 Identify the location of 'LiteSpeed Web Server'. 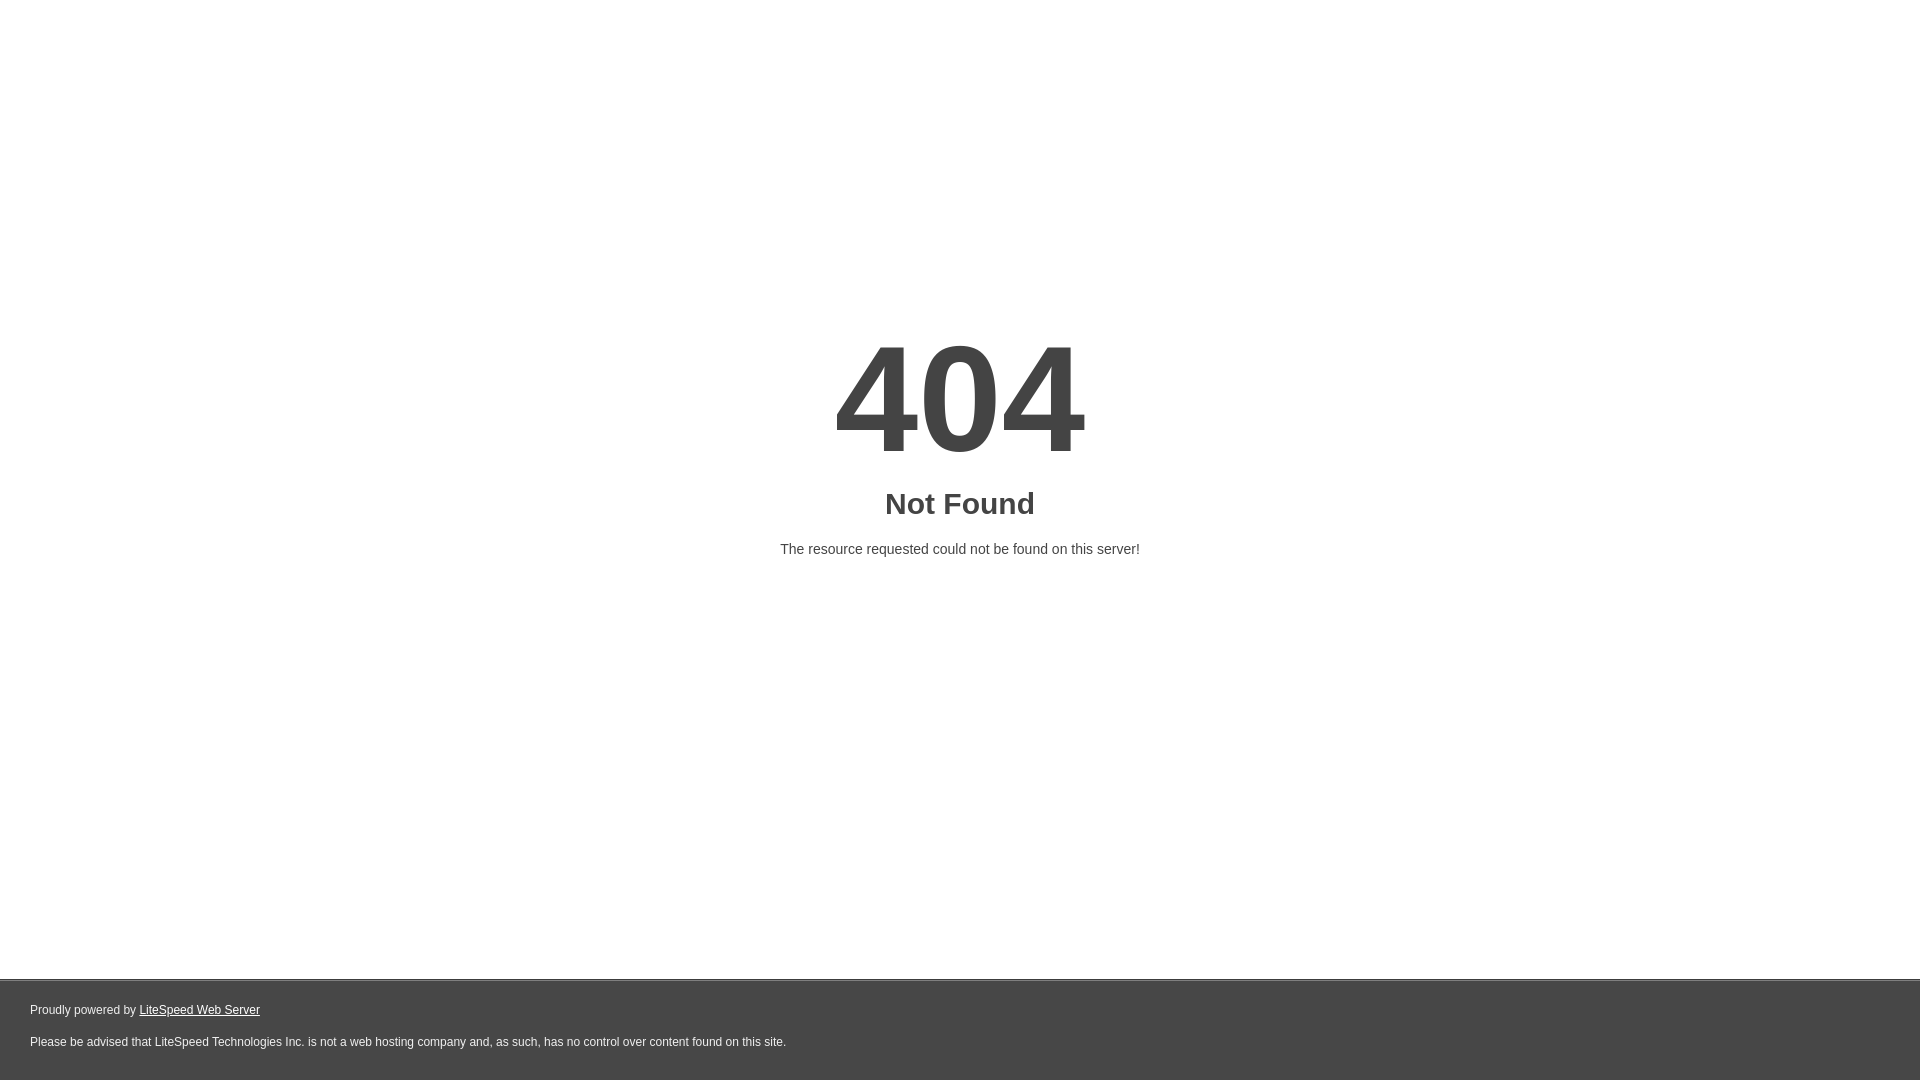
(199, 1010).